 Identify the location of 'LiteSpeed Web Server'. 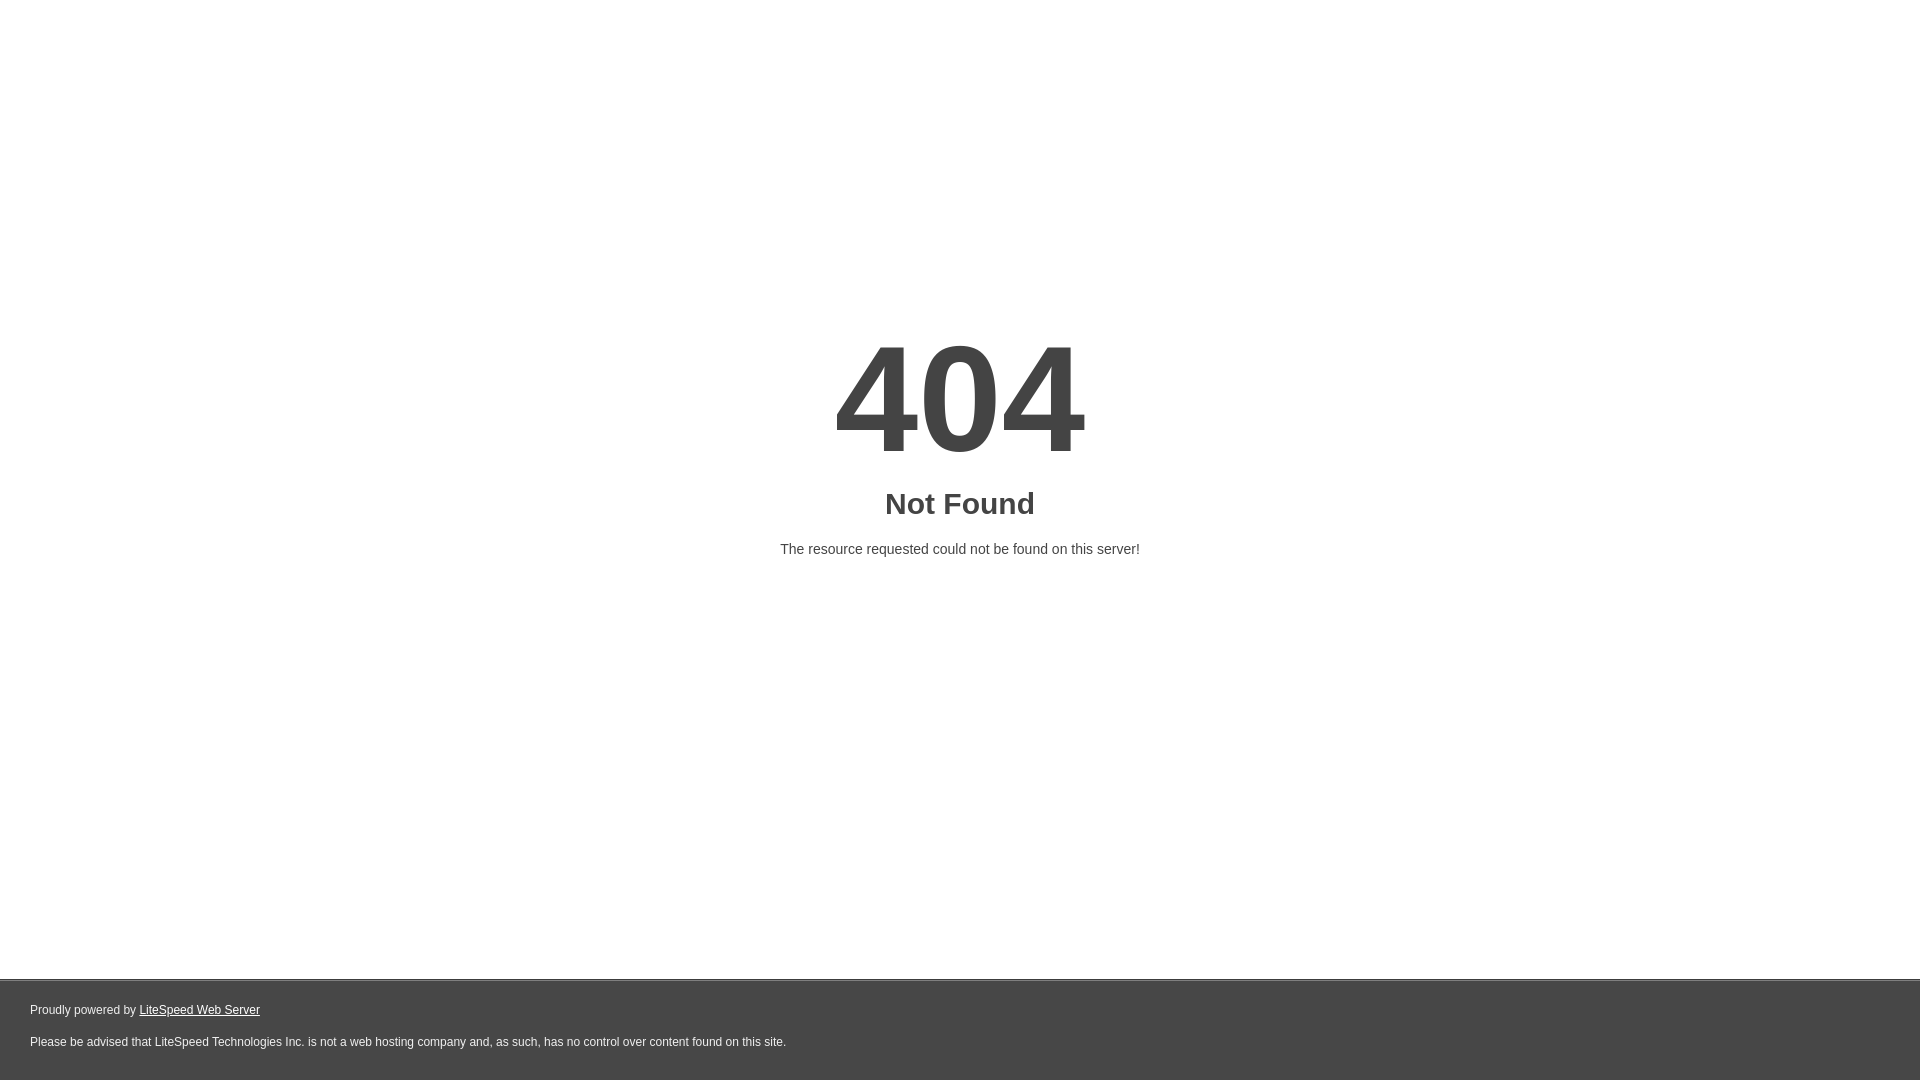
(199, 1010).